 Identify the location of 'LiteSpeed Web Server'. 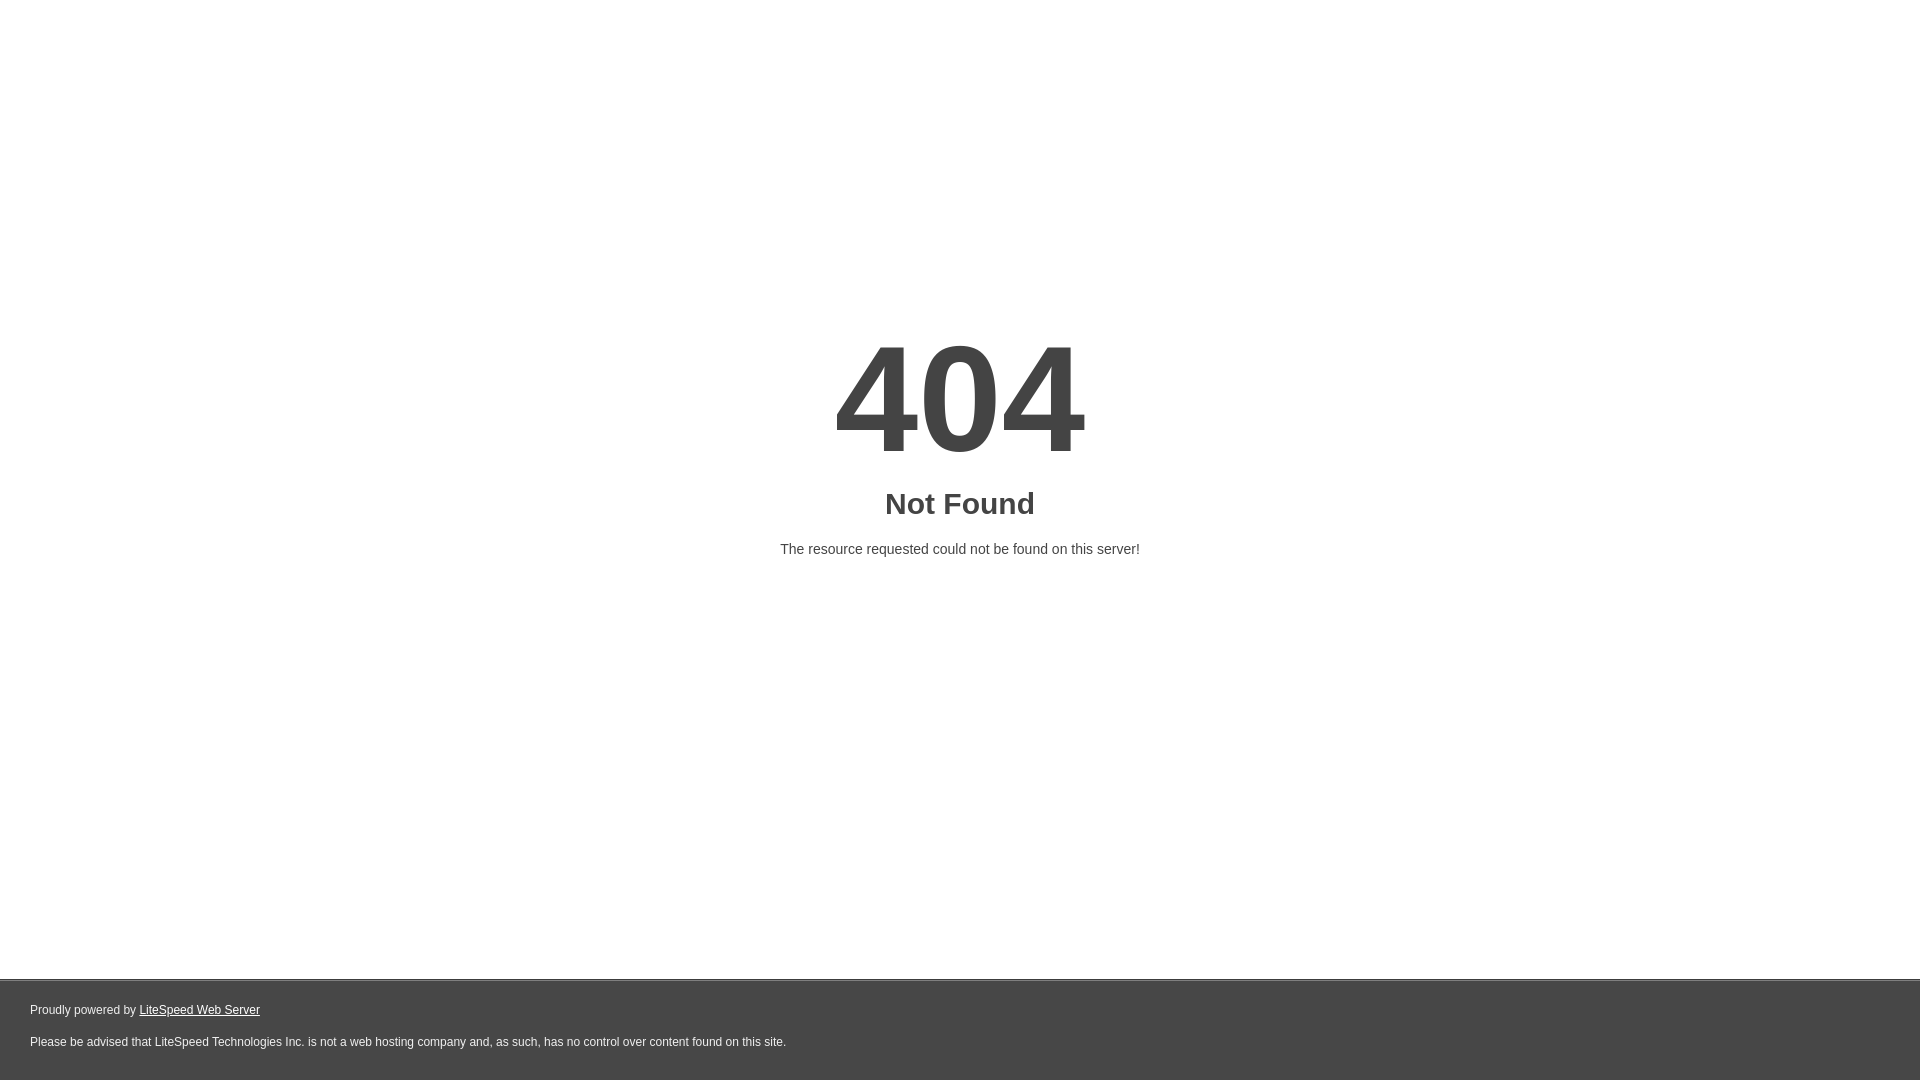
(199, 1010).